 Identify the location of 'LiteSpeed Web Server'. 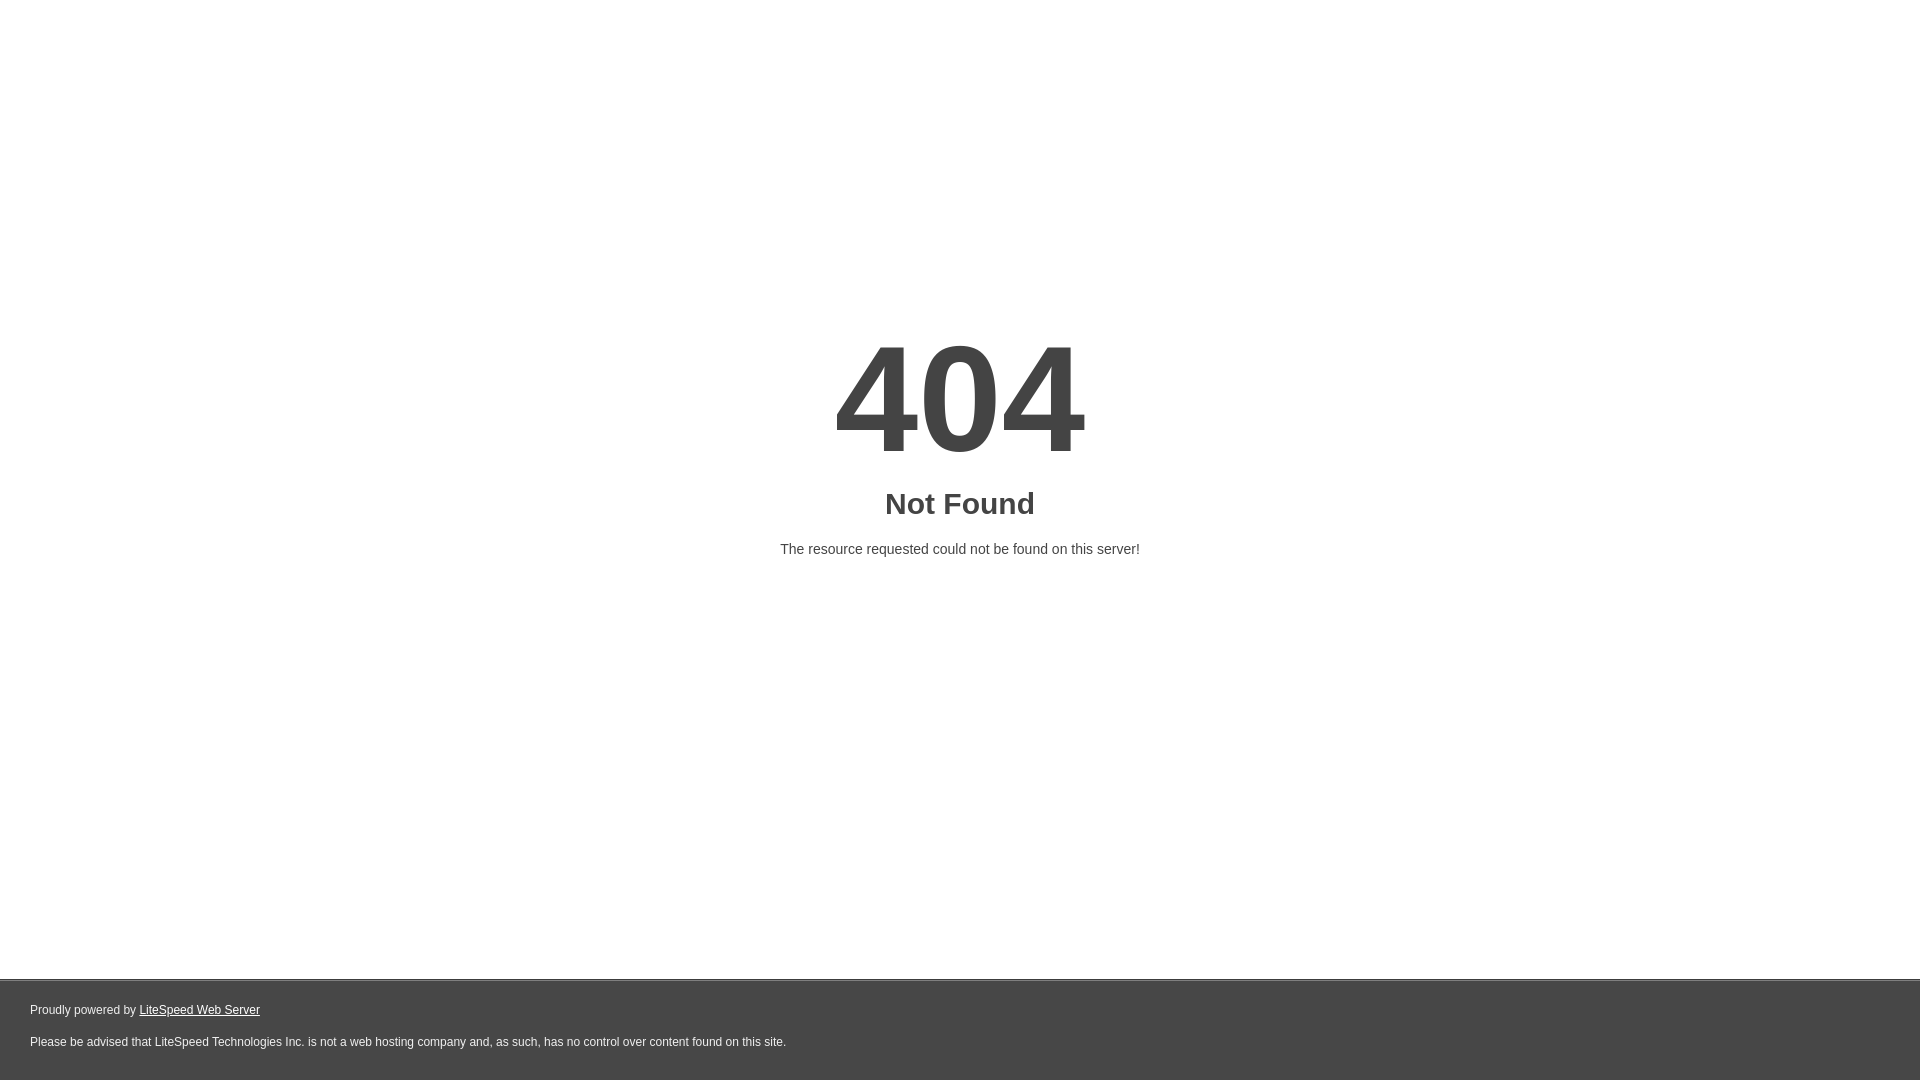
(199, 1010).